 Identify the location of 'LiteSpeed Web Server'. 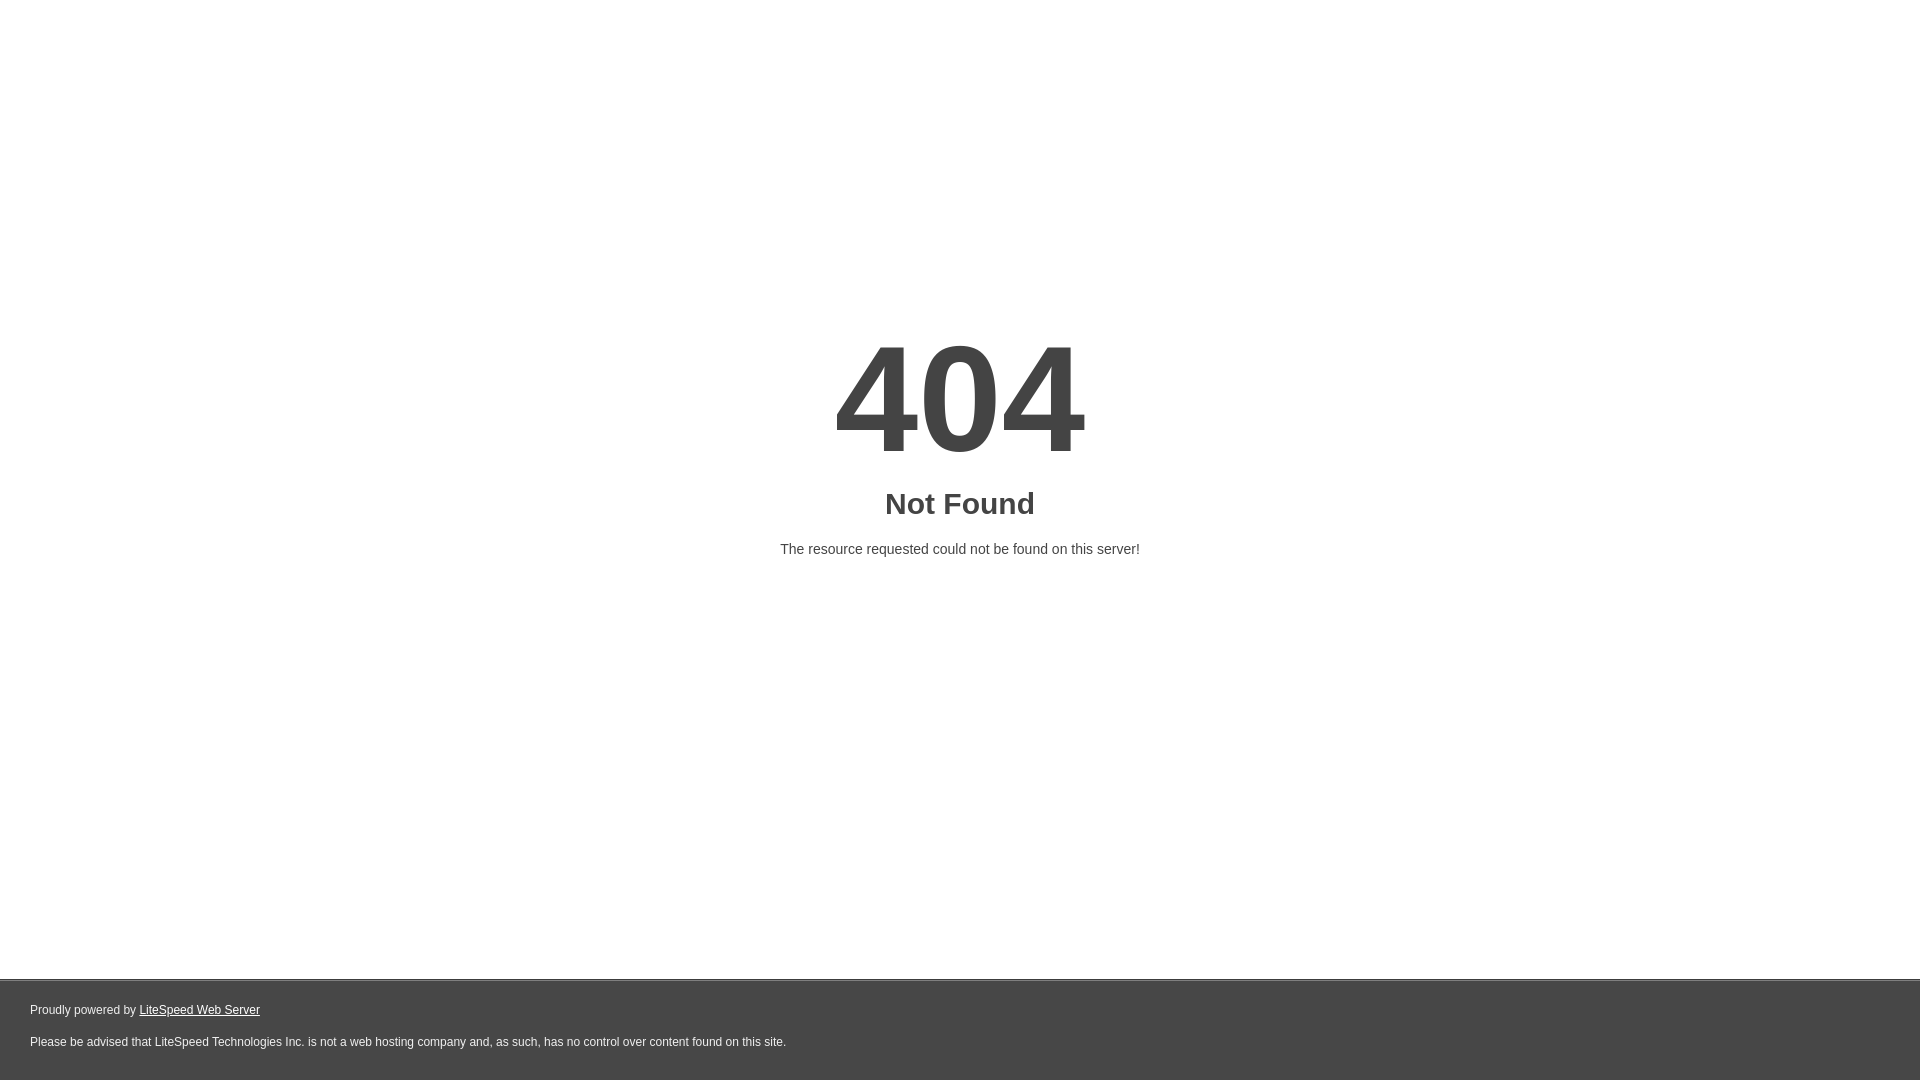
(199, 1010).